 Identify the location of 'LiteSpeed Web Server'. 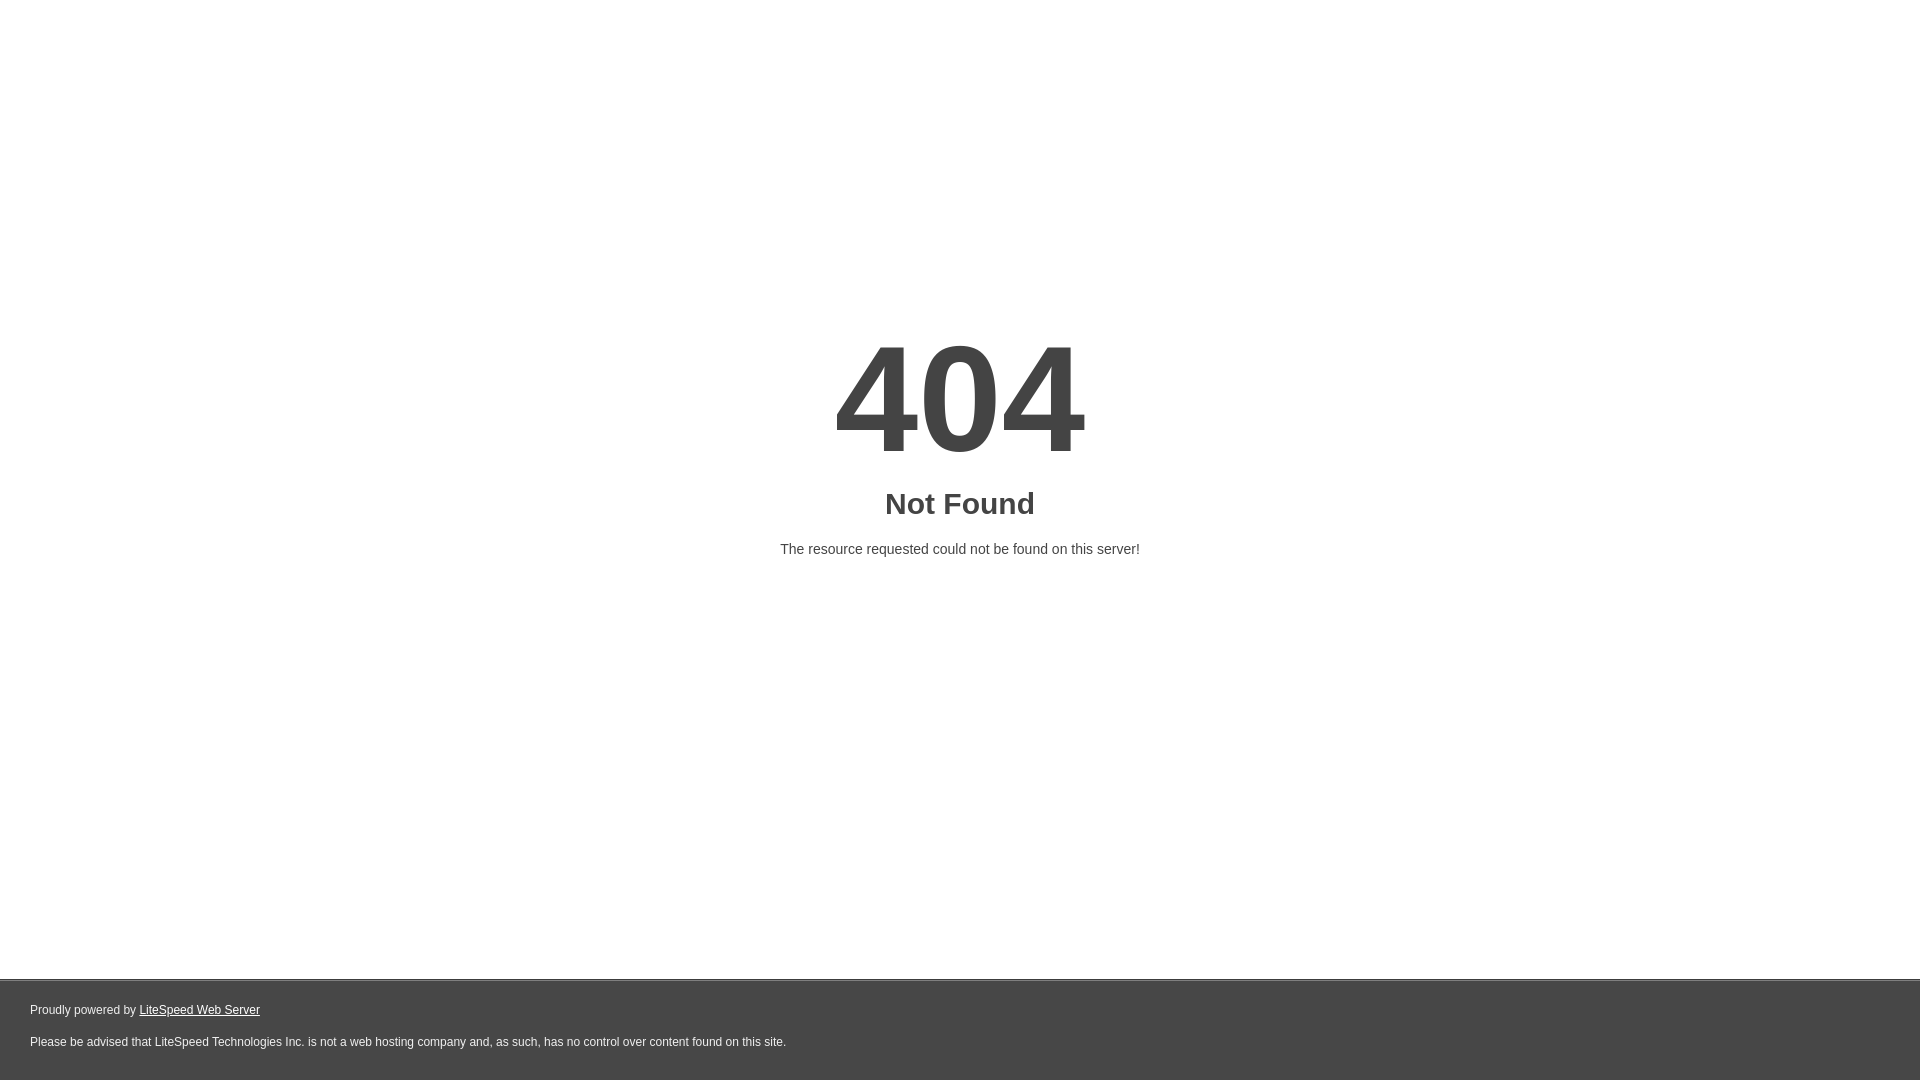
(199, 1010).